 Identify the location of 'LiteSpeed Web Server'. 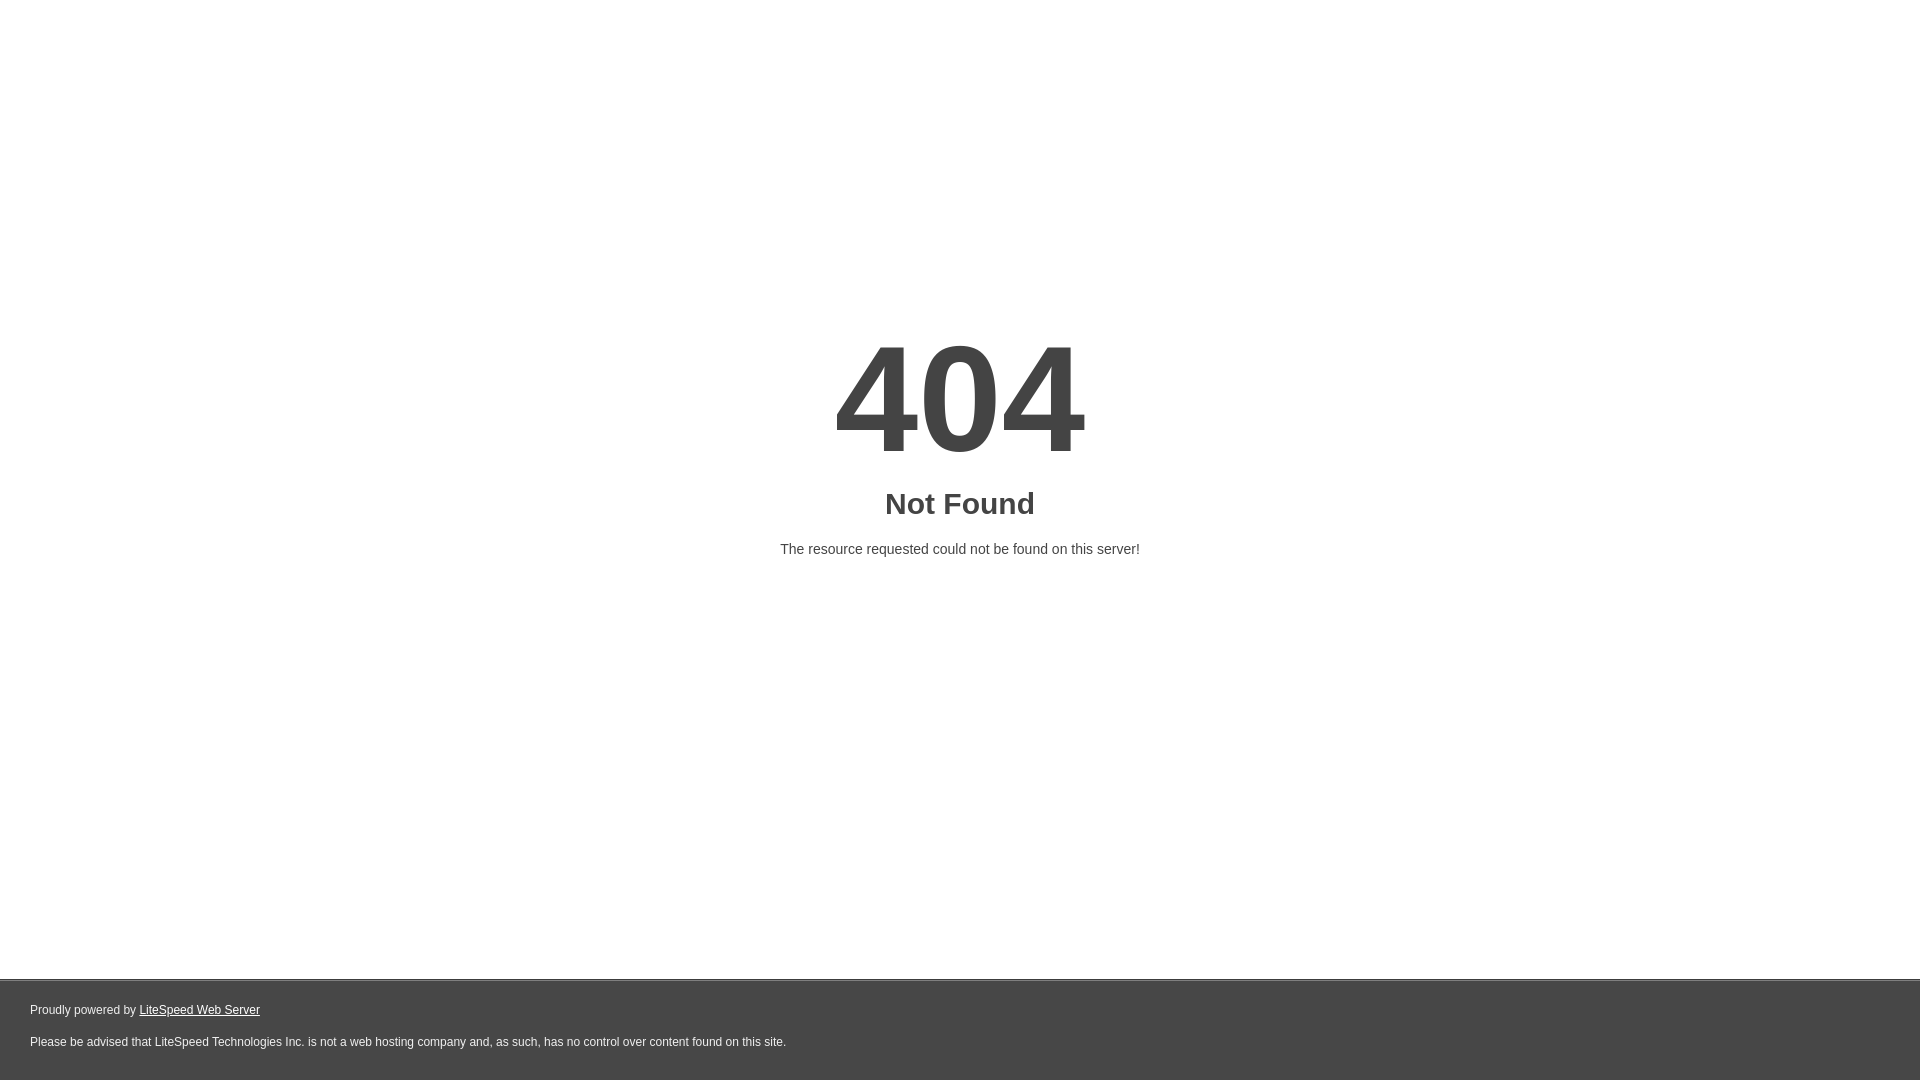
(199, 1010).